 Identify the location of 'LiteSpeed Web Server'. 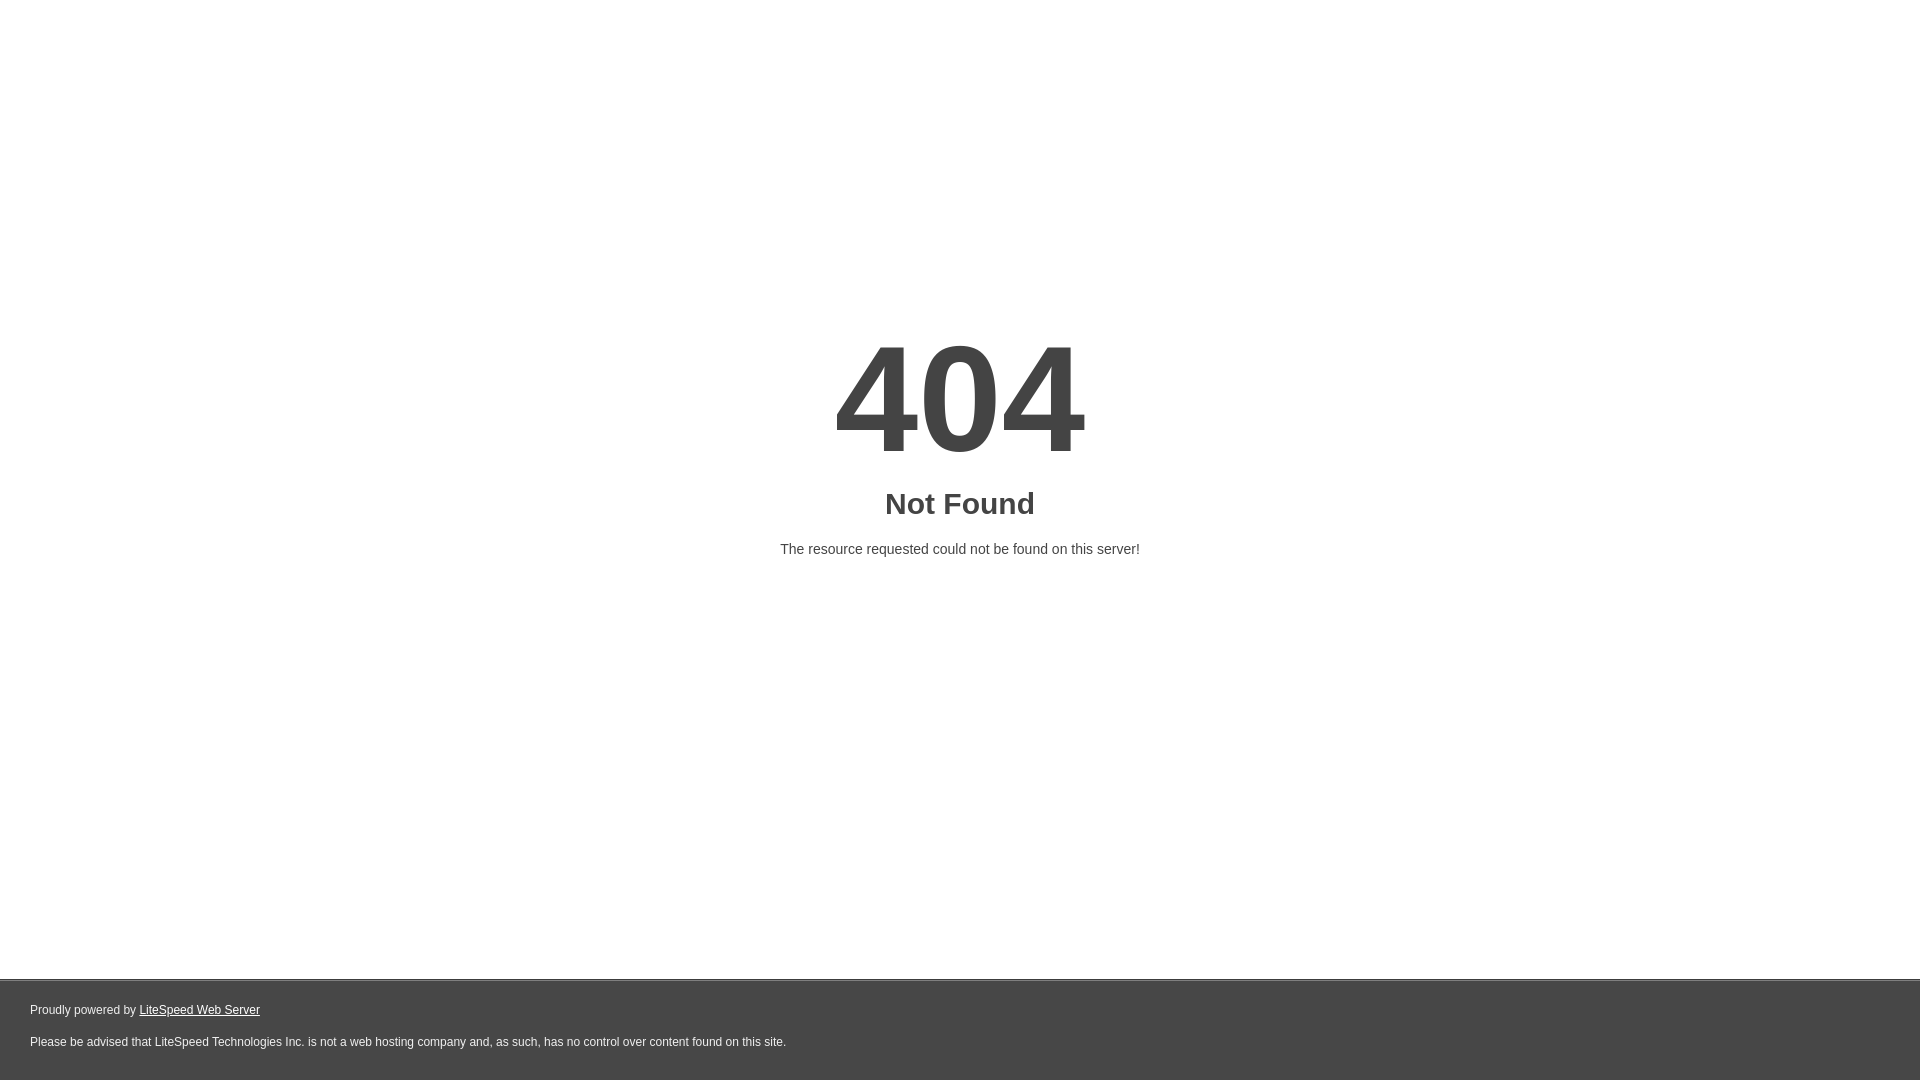
(199, 1010).